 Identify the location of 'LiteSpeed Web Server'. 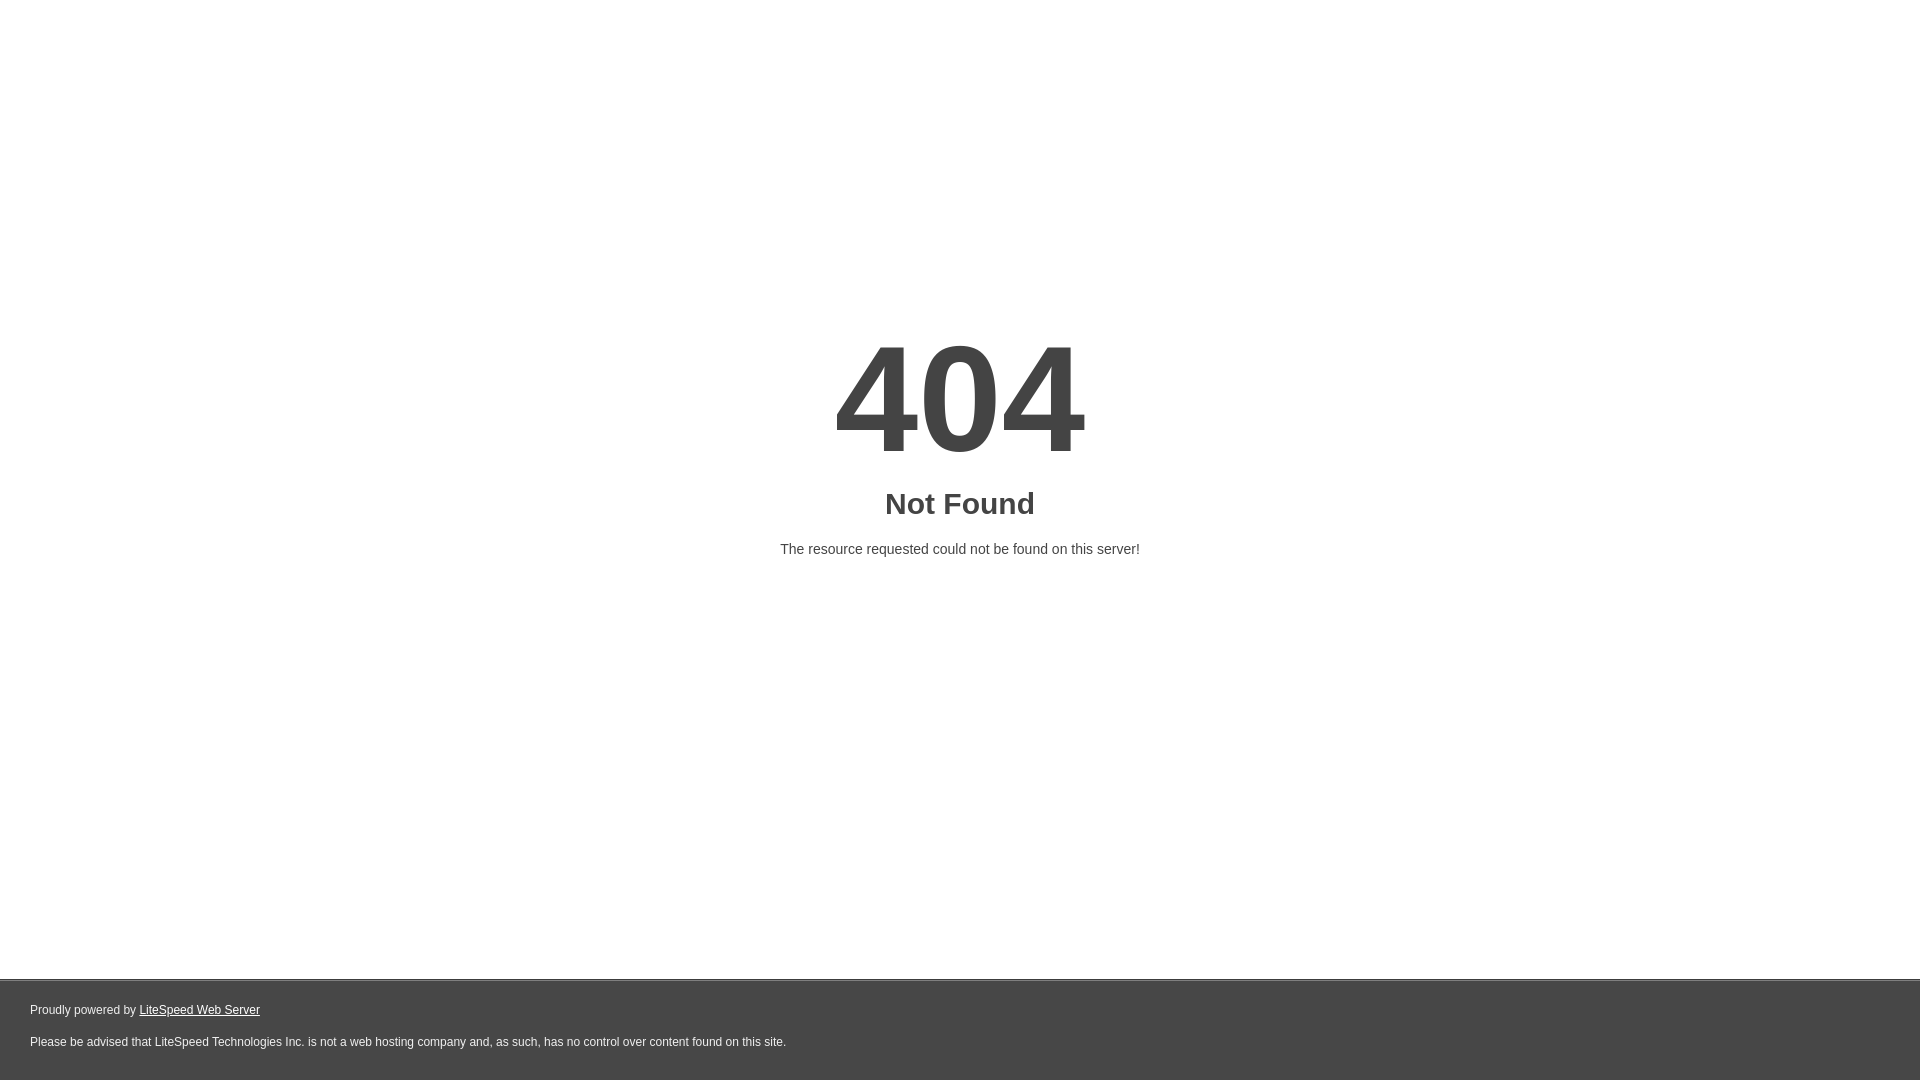
(199, 1010).